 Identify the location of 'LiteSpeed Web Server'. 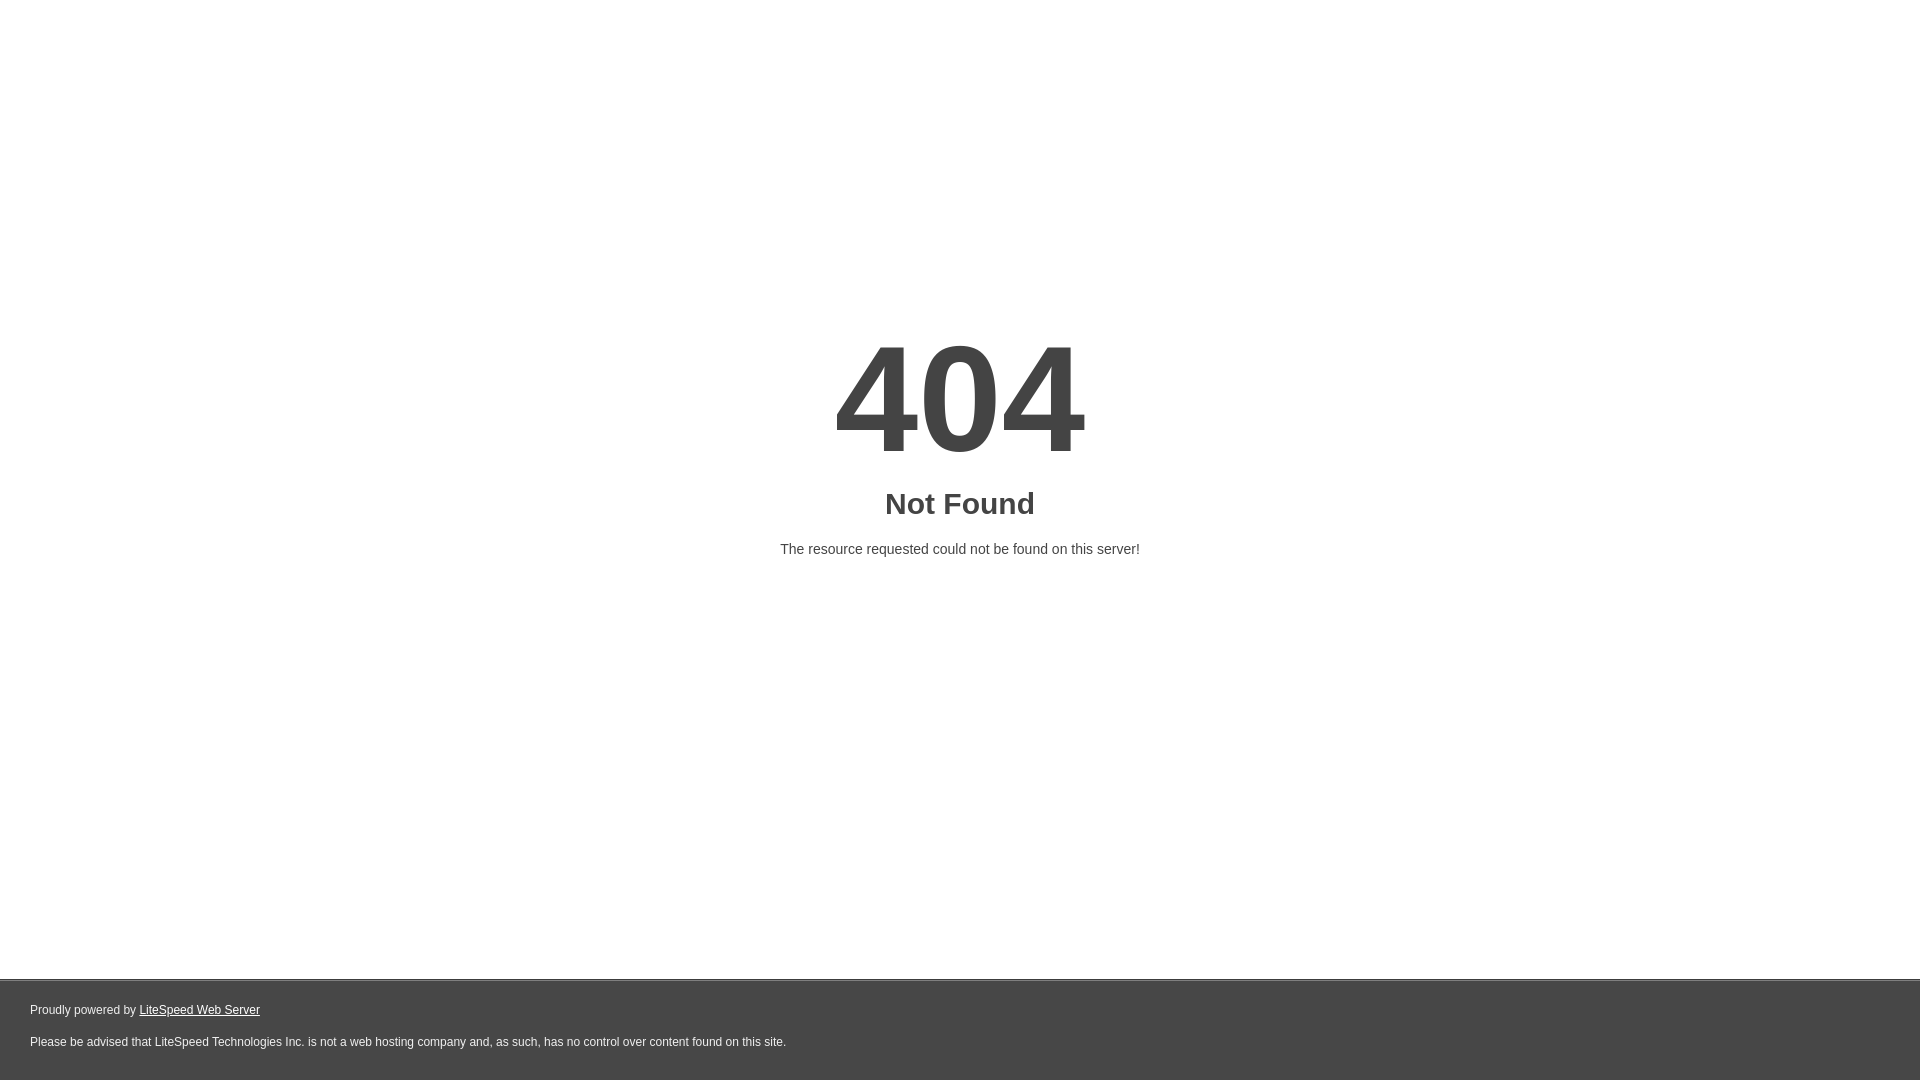
(199, 1010).